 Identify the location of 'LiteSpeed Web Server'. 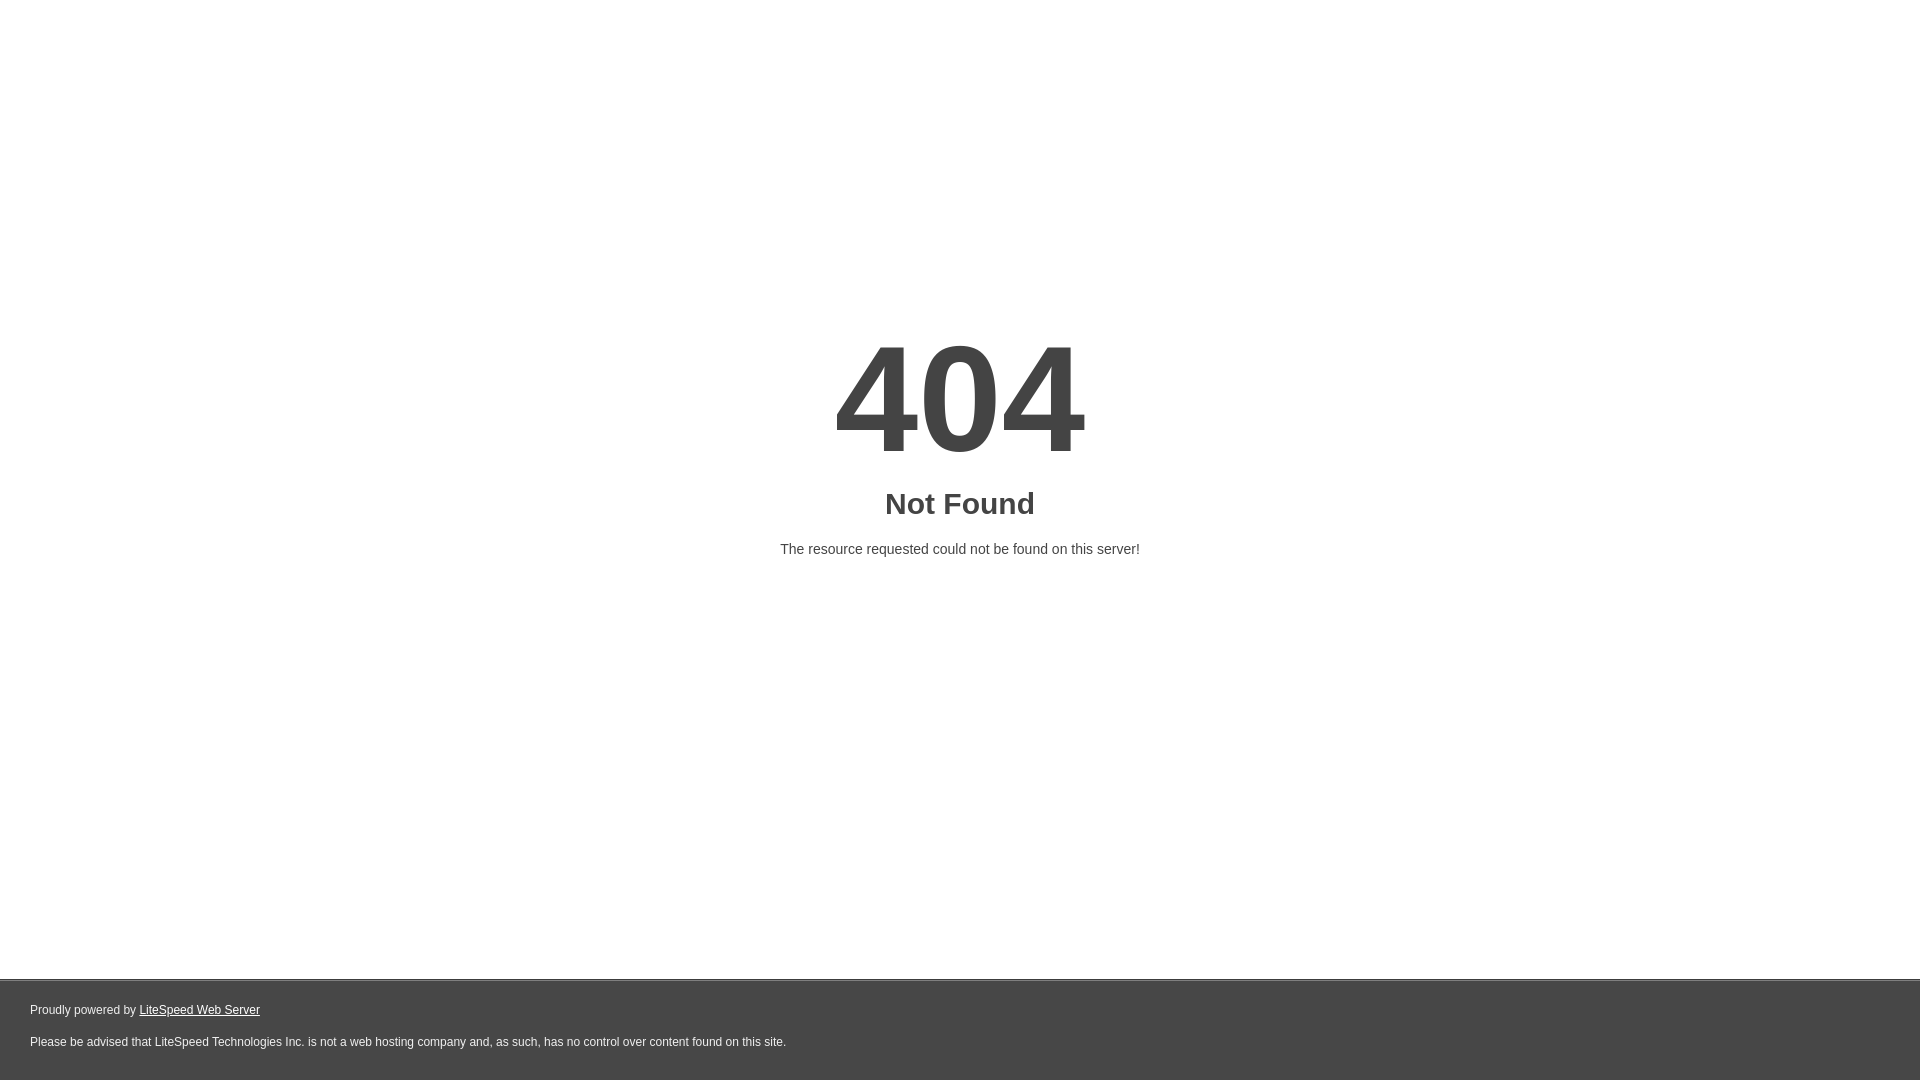
(199, 1010).